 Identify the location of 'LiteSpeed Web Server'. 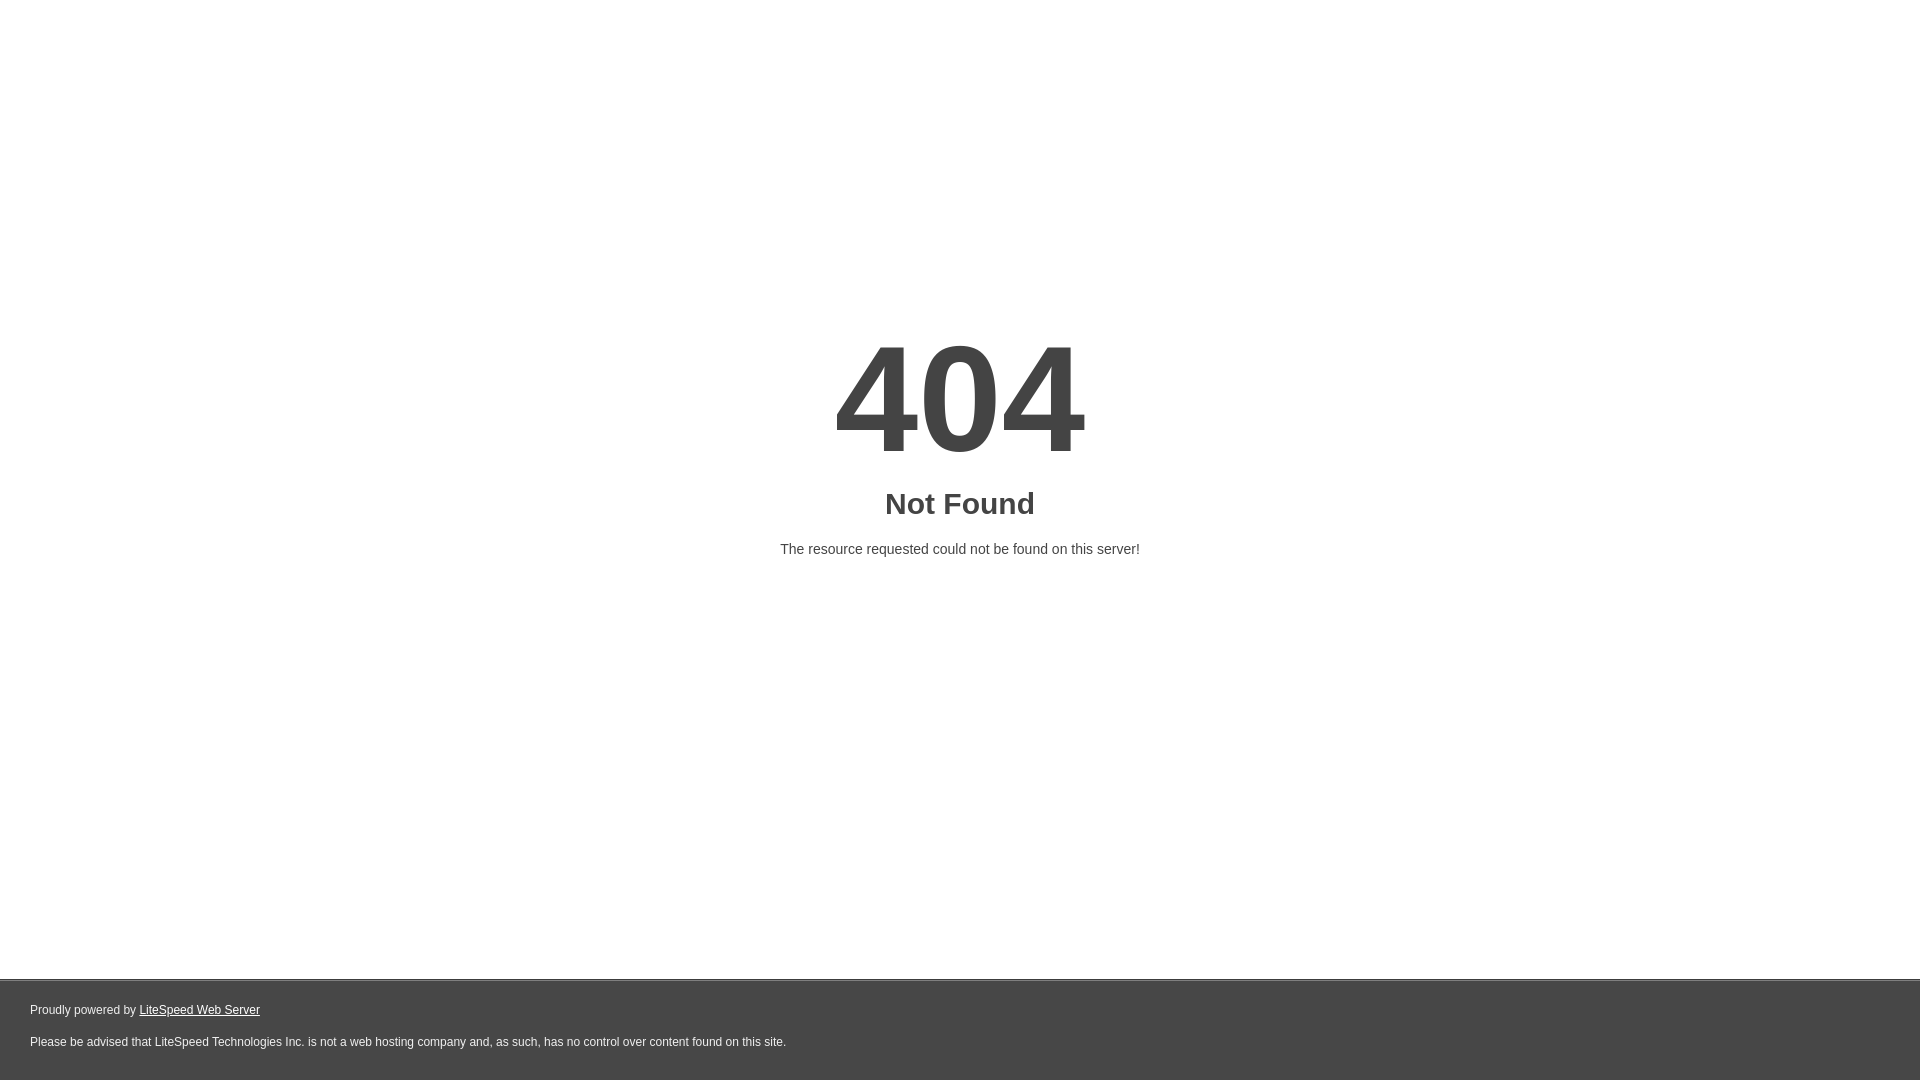
(199, 1010).